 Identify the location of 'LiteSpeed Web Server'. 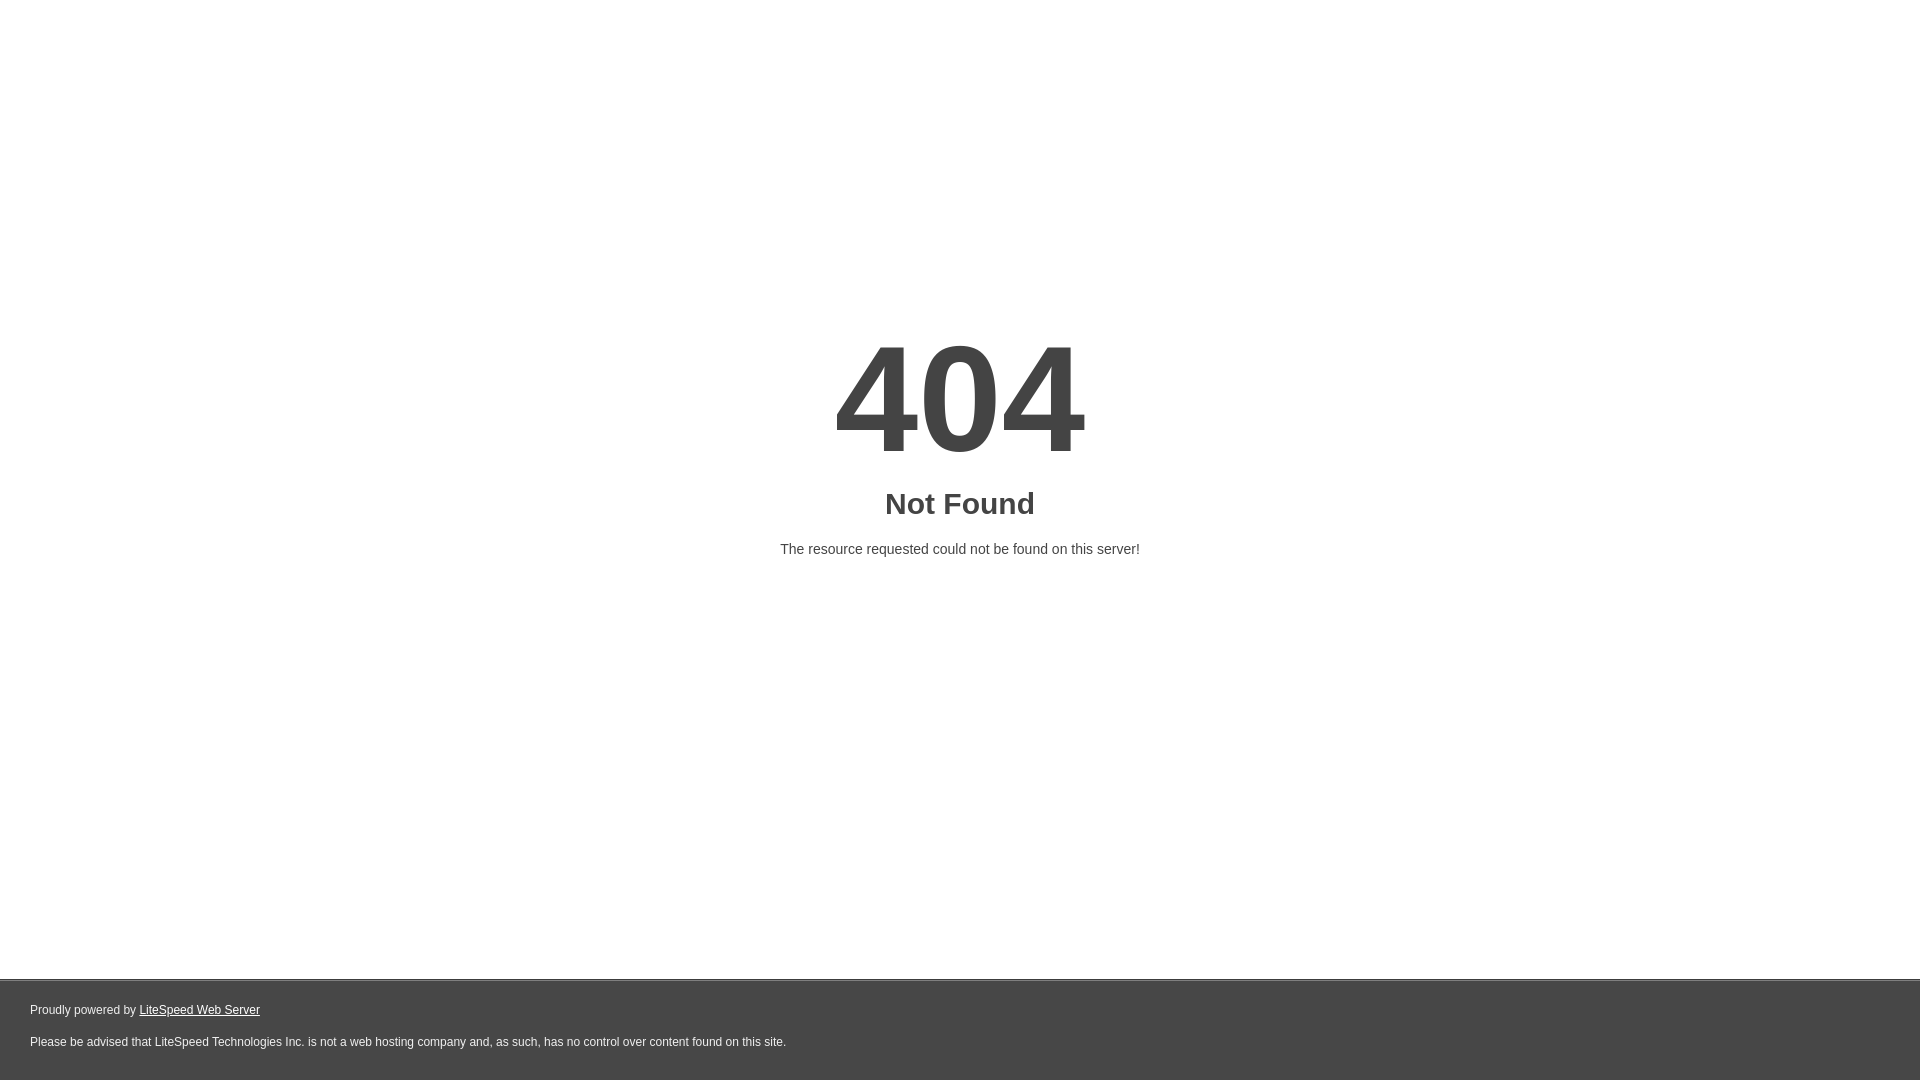
(199, 1010).